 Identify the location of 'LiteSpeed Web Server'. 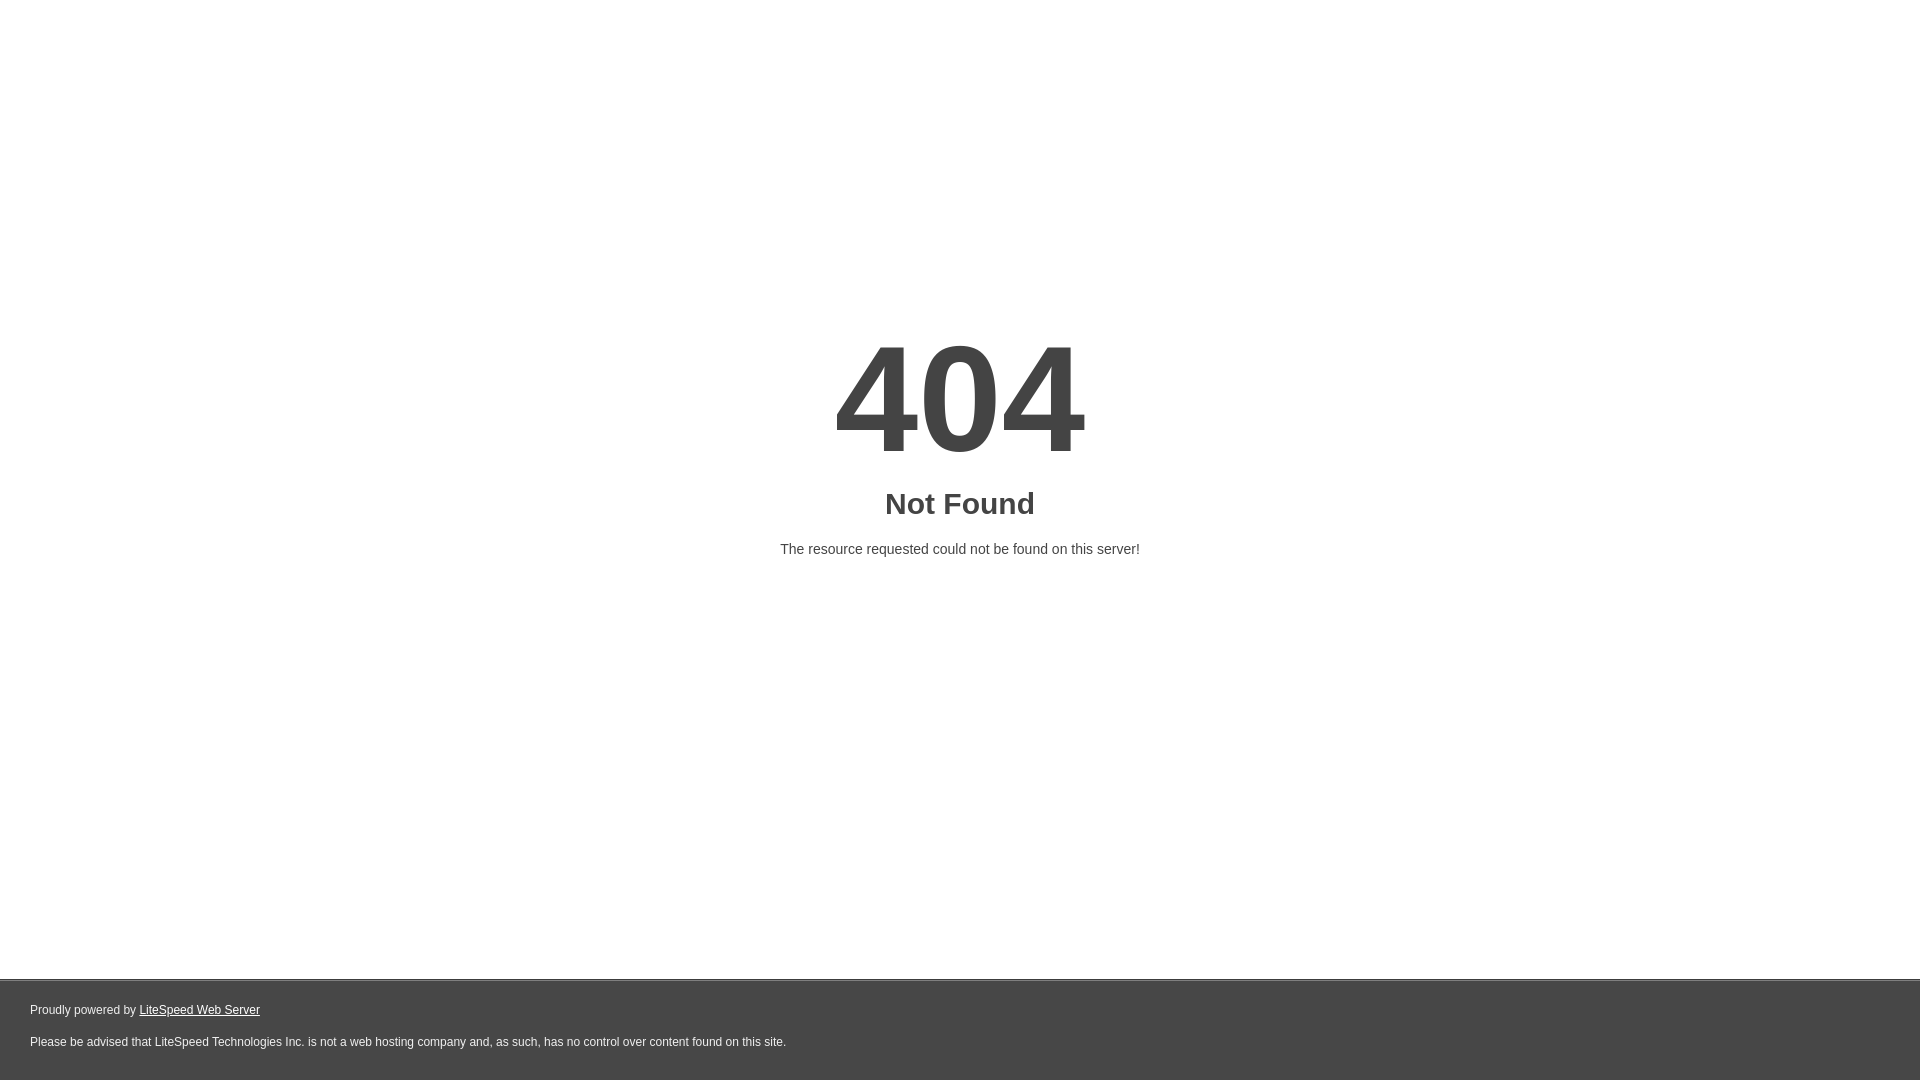
(199, 1010).